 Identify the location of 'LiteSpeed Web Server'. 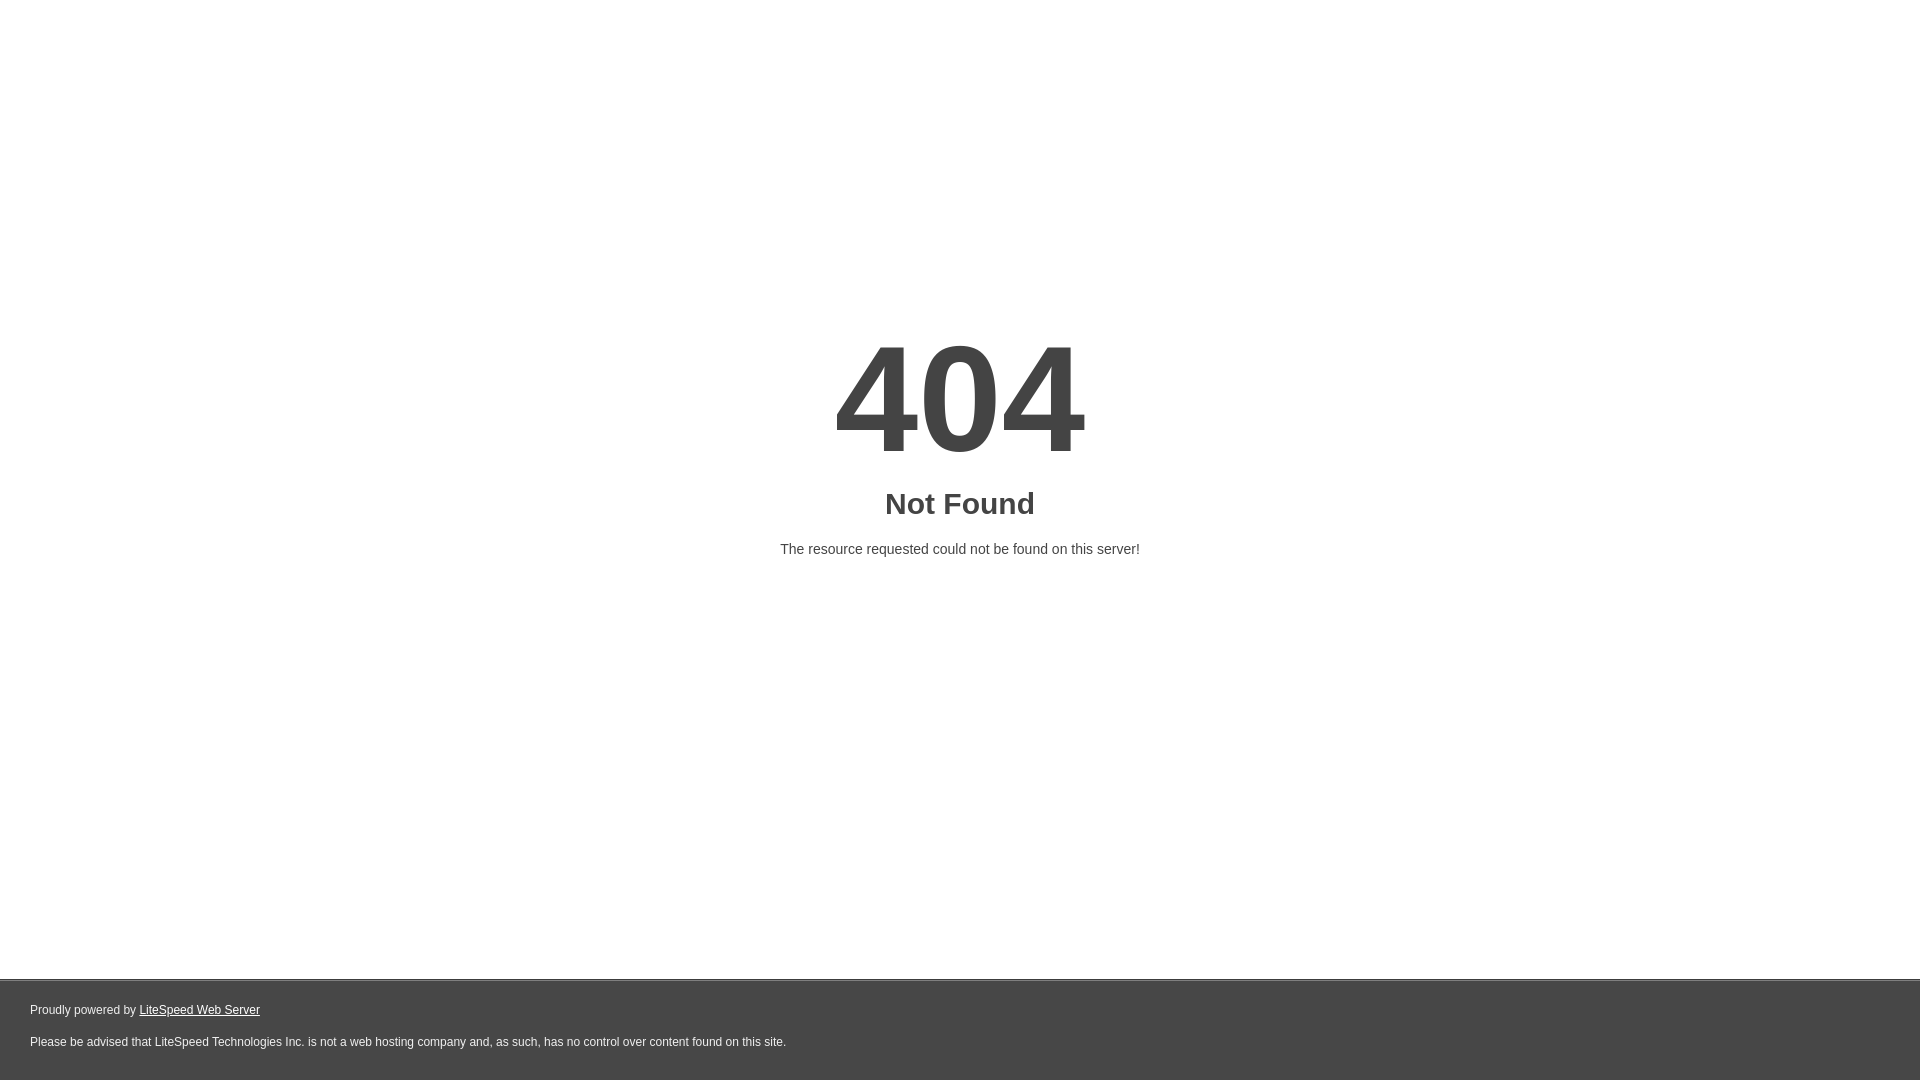
(199, 1010).